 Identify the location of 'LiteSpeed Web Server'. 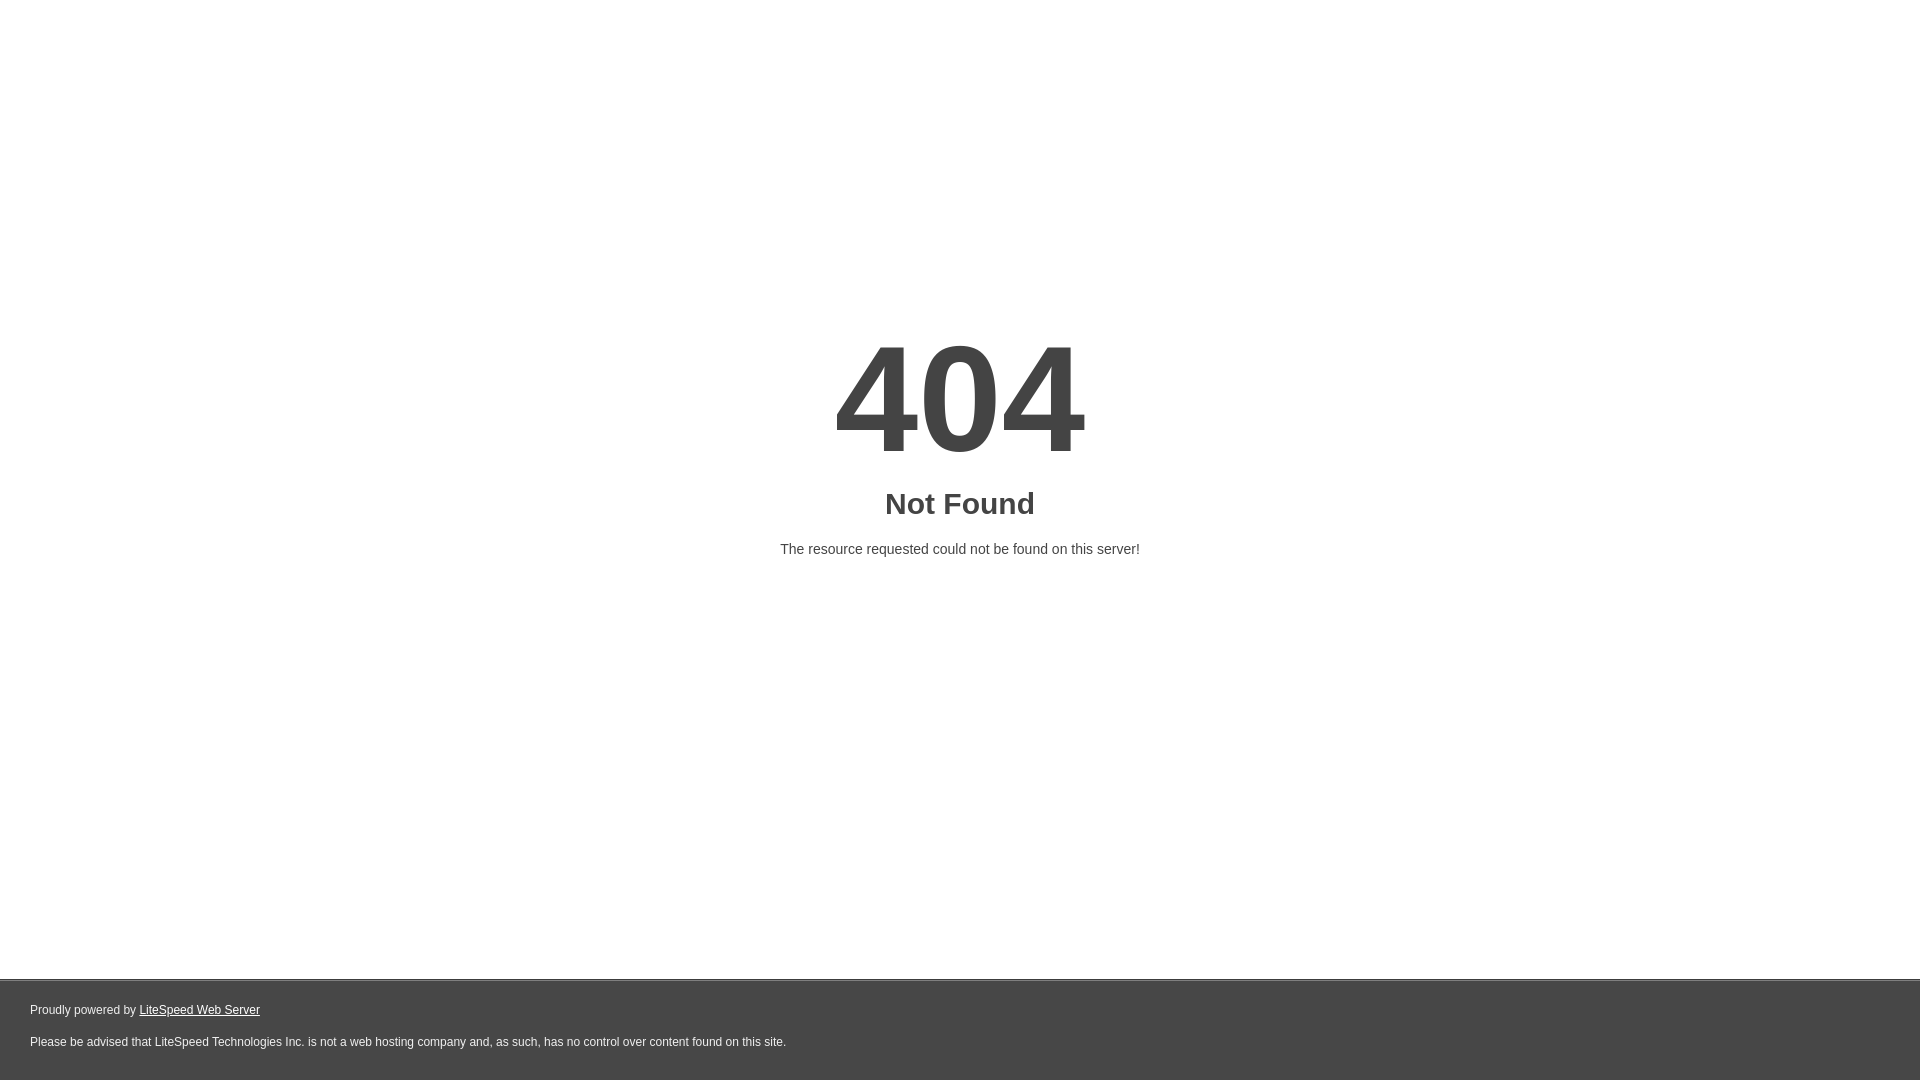
(199, 1010).